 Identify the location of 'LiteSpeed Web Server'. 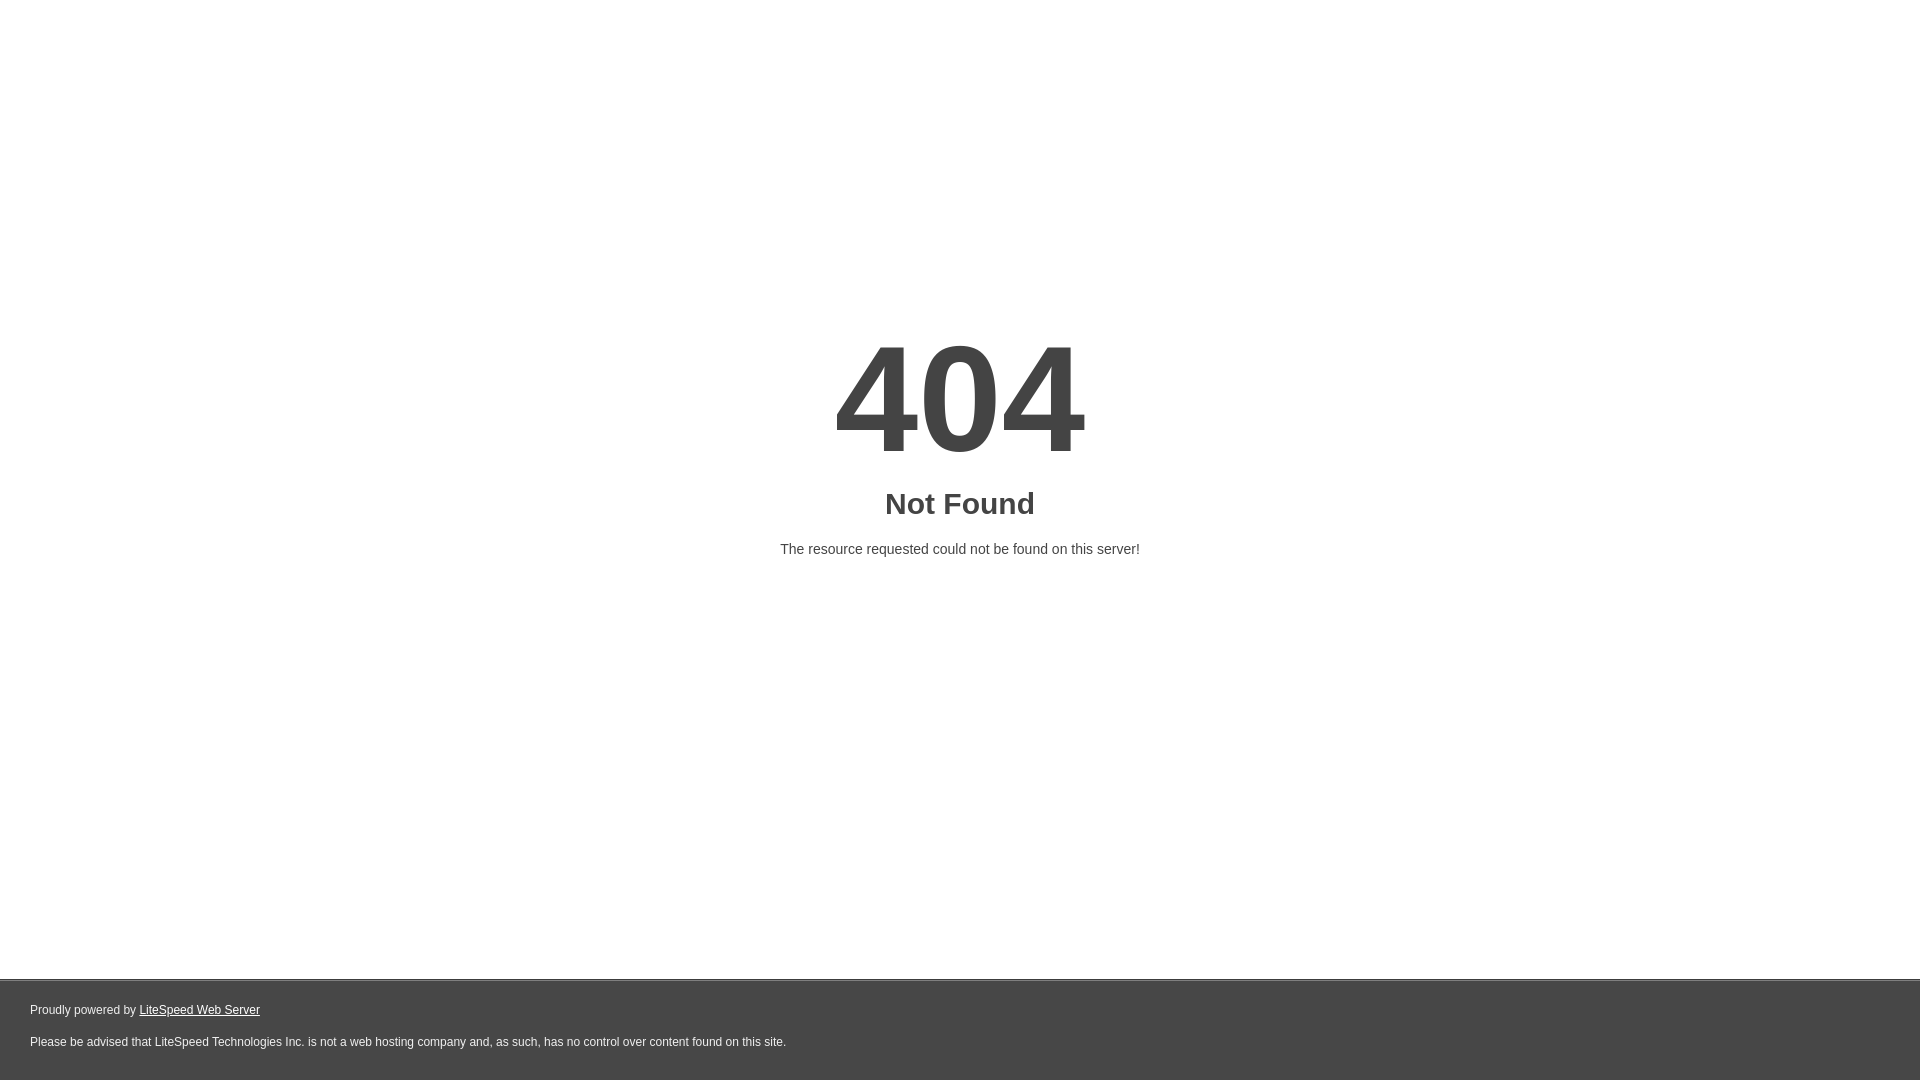
(199, 1010).